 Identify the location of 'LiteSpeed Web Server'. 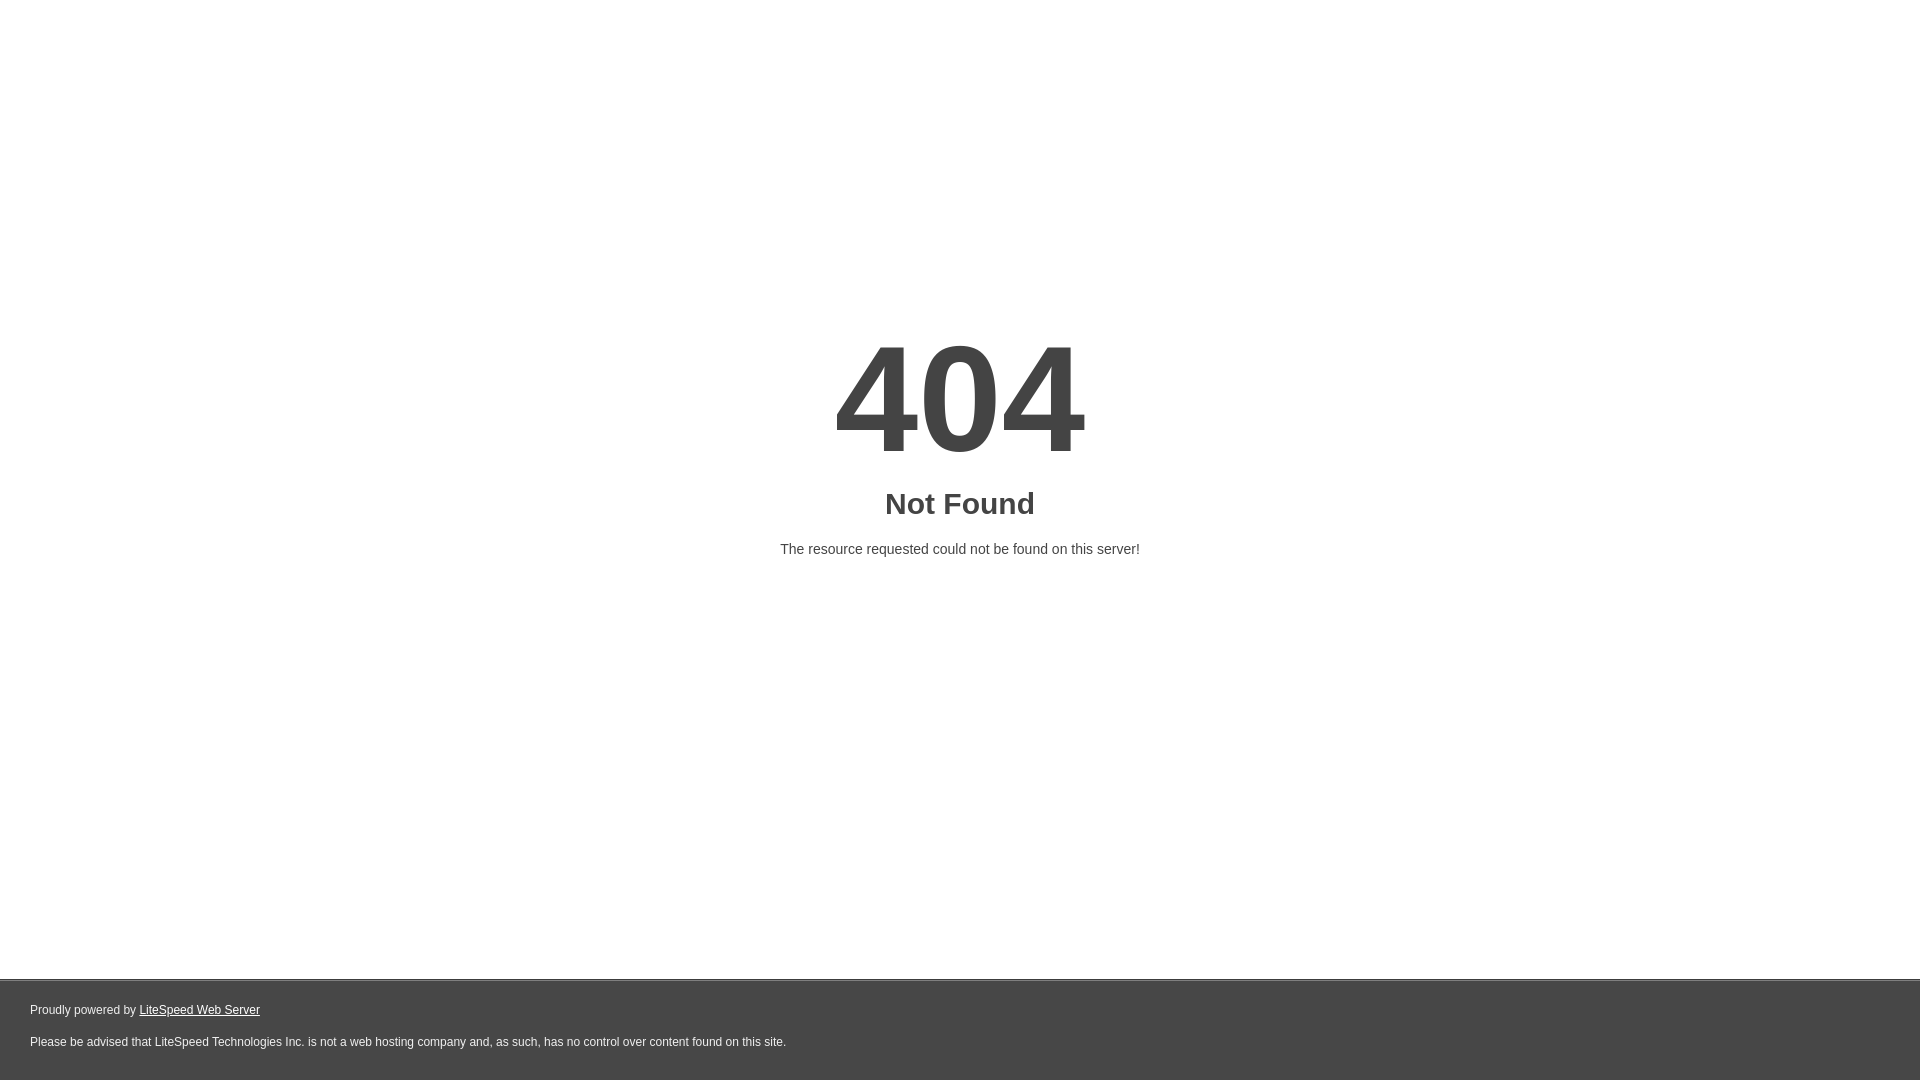
(199, 1010).